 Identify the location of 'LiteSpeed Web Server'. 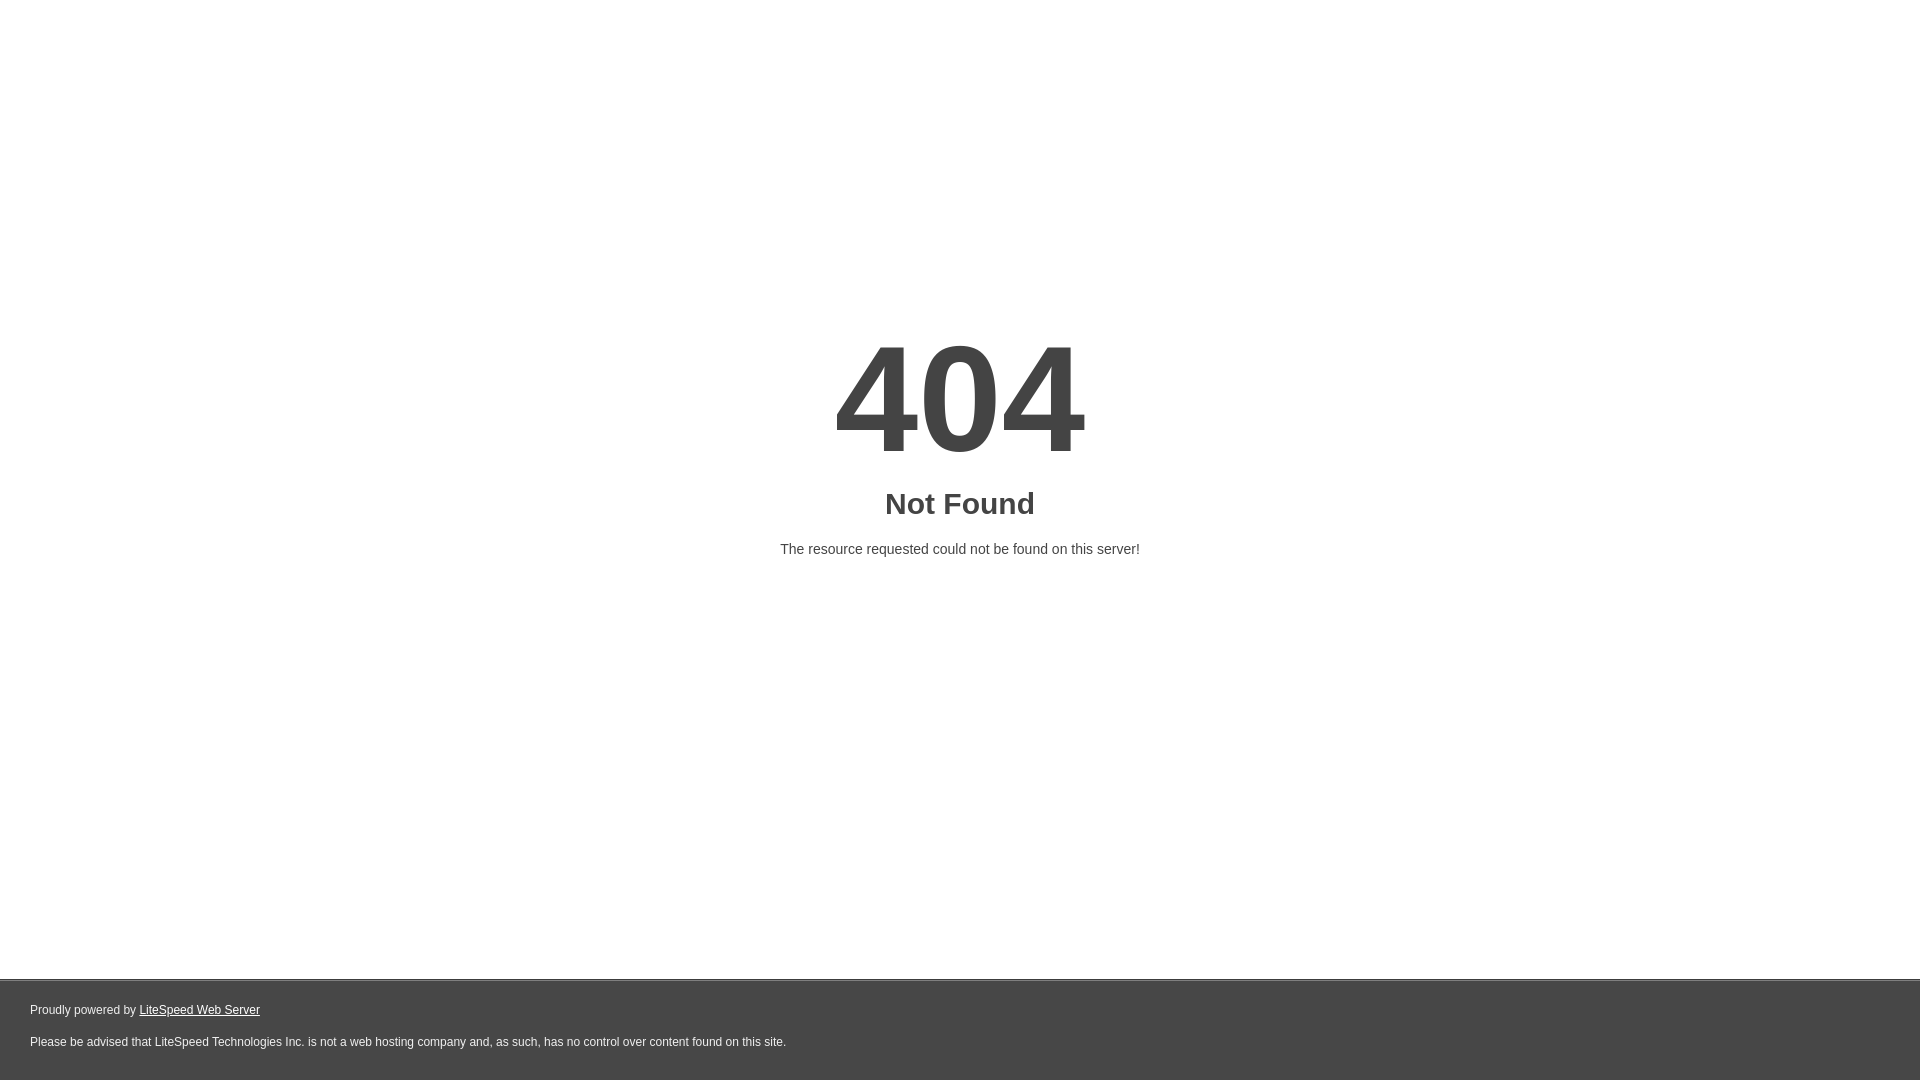
(199, 1010).